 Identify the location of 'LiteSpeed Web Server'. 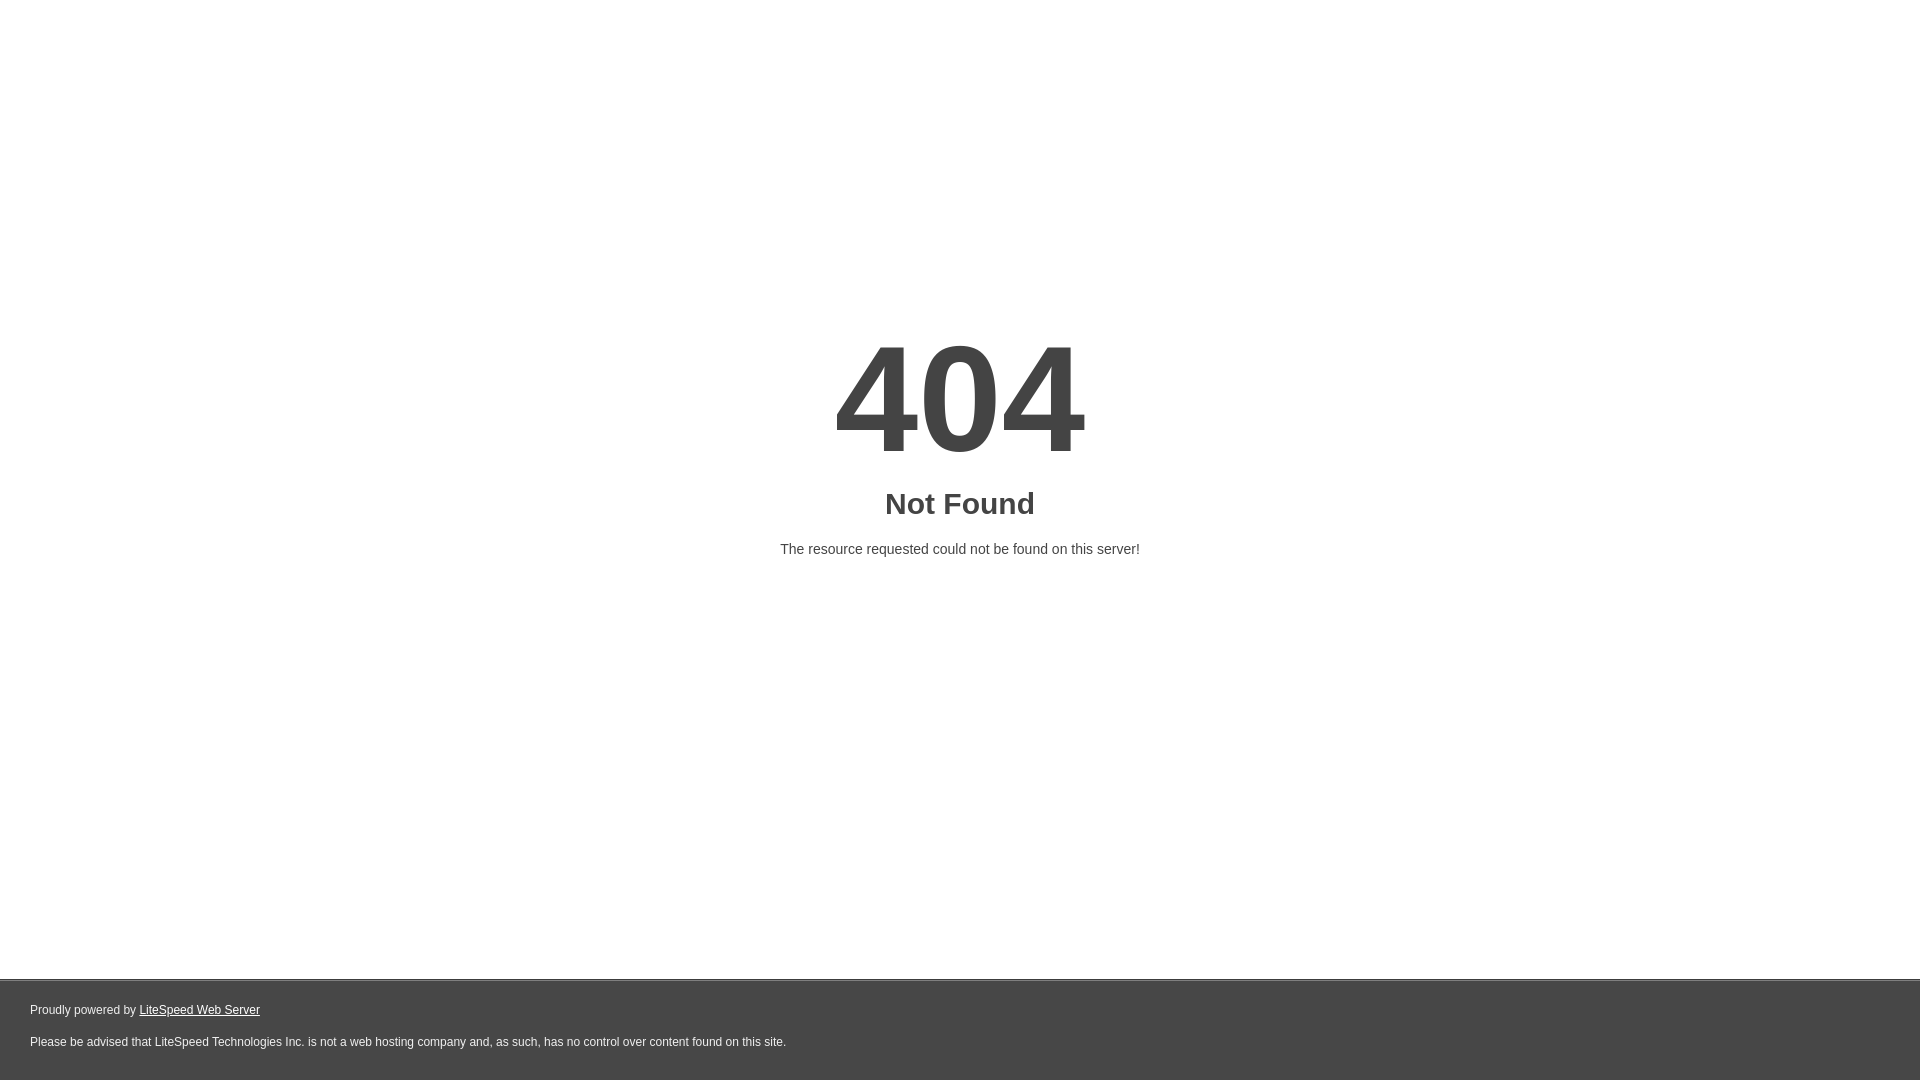
(199, 1010).